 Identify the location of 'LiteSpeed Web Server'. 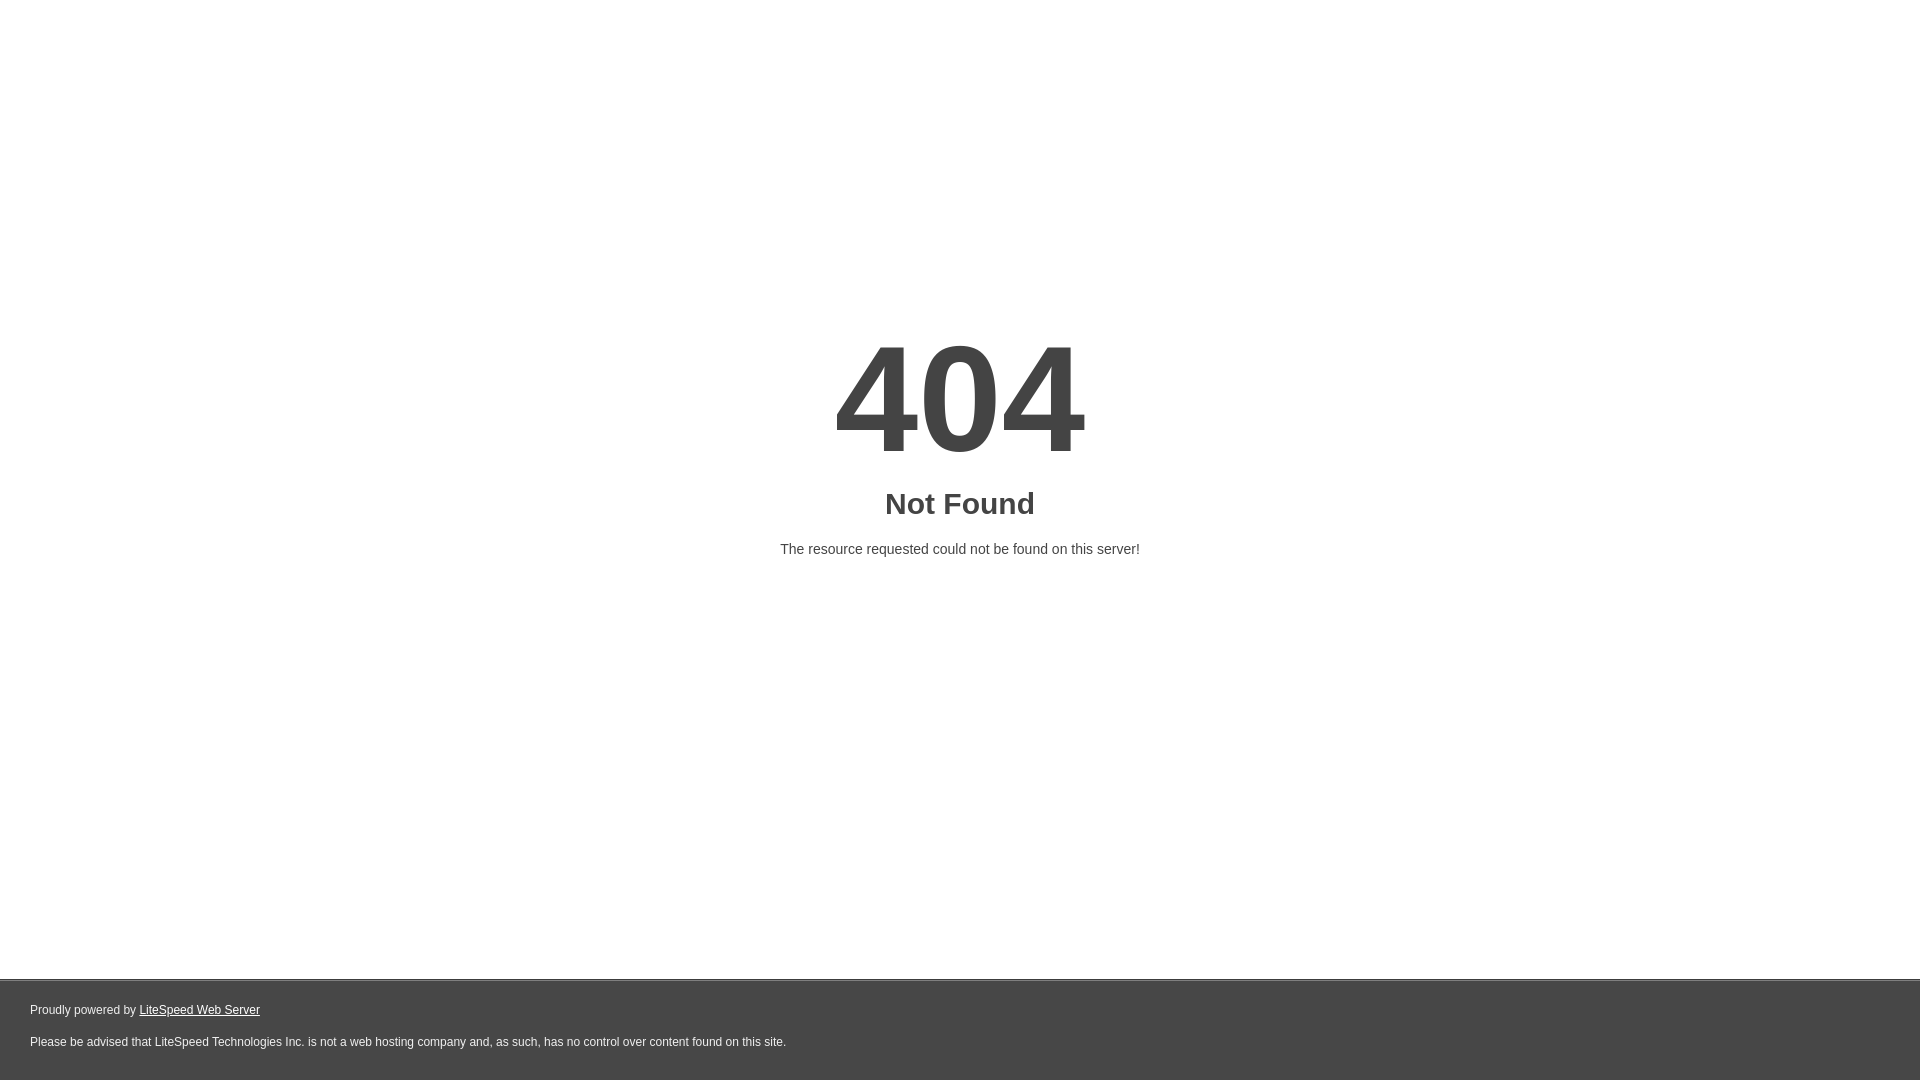
(199, 1010).